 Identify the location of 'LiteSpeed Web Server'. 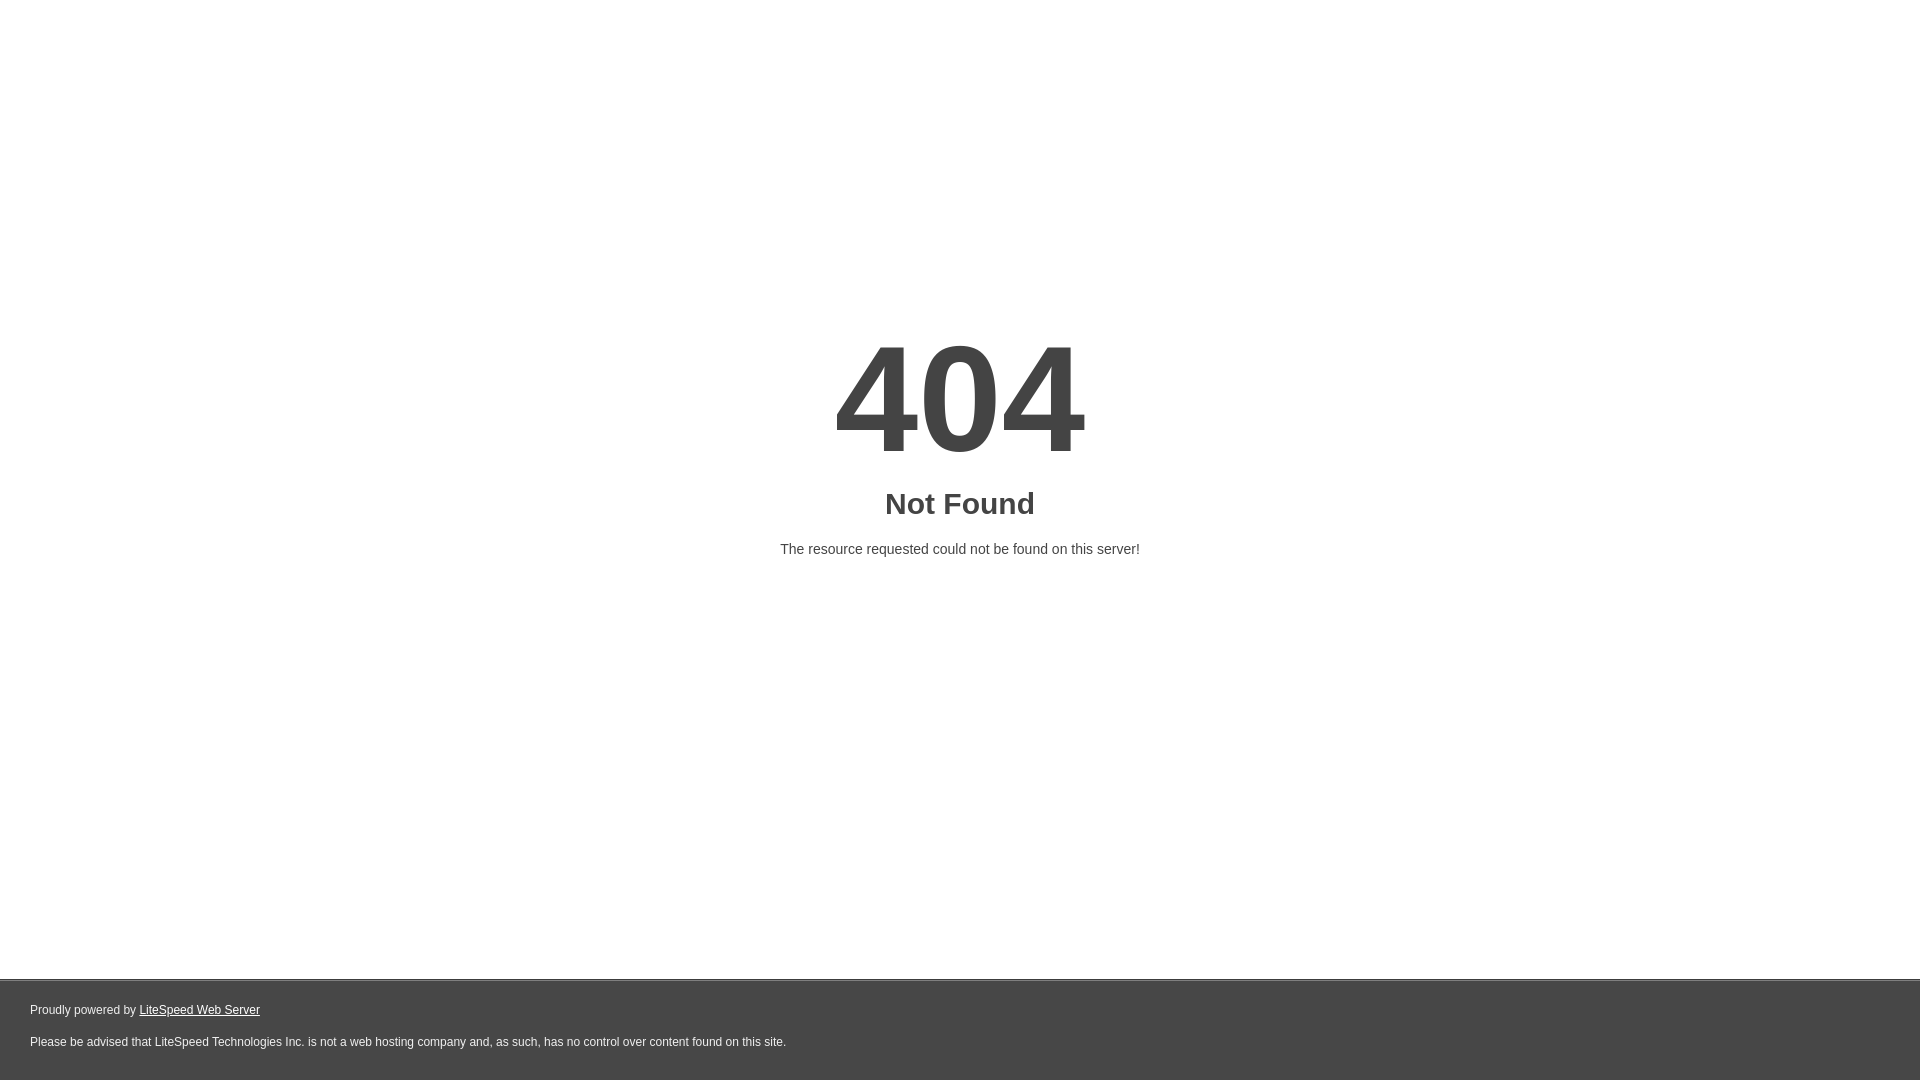
(199, 1010).